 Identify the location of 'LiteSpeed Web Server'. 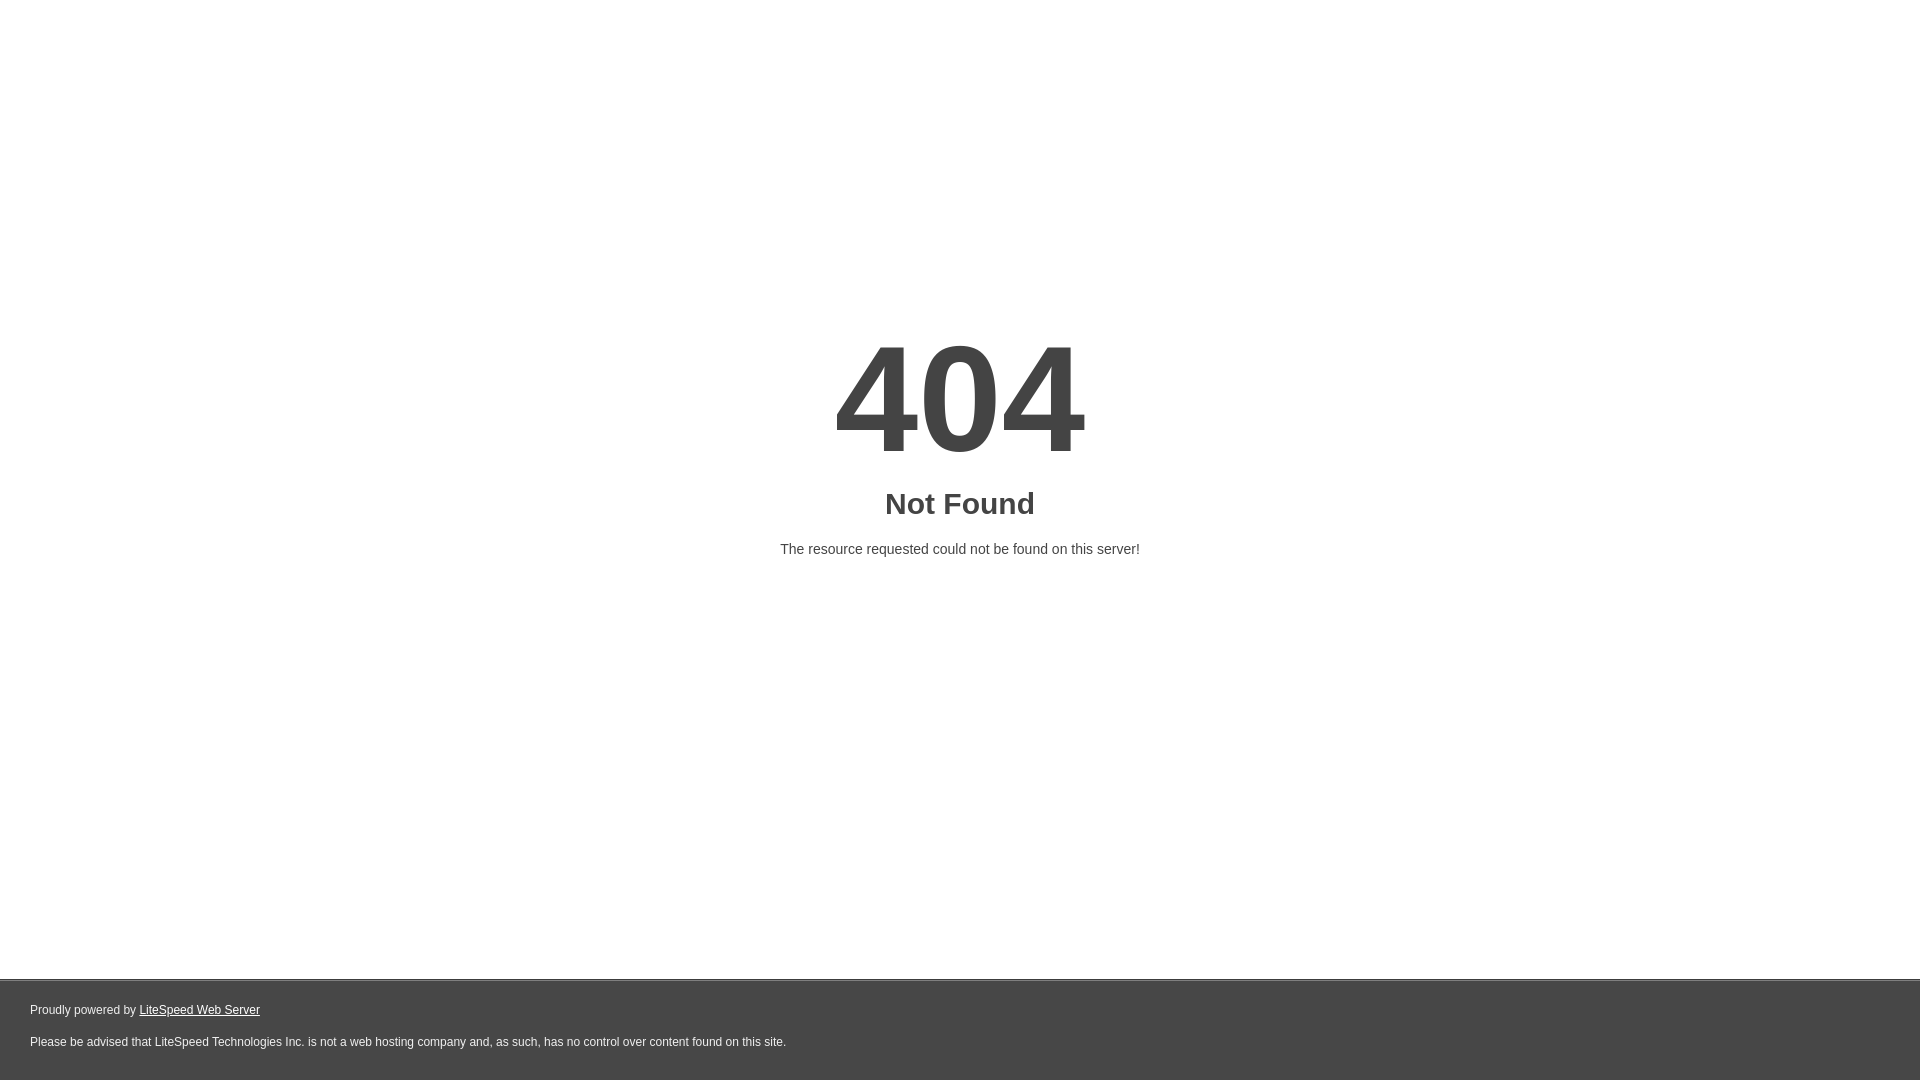
(199, 1010).